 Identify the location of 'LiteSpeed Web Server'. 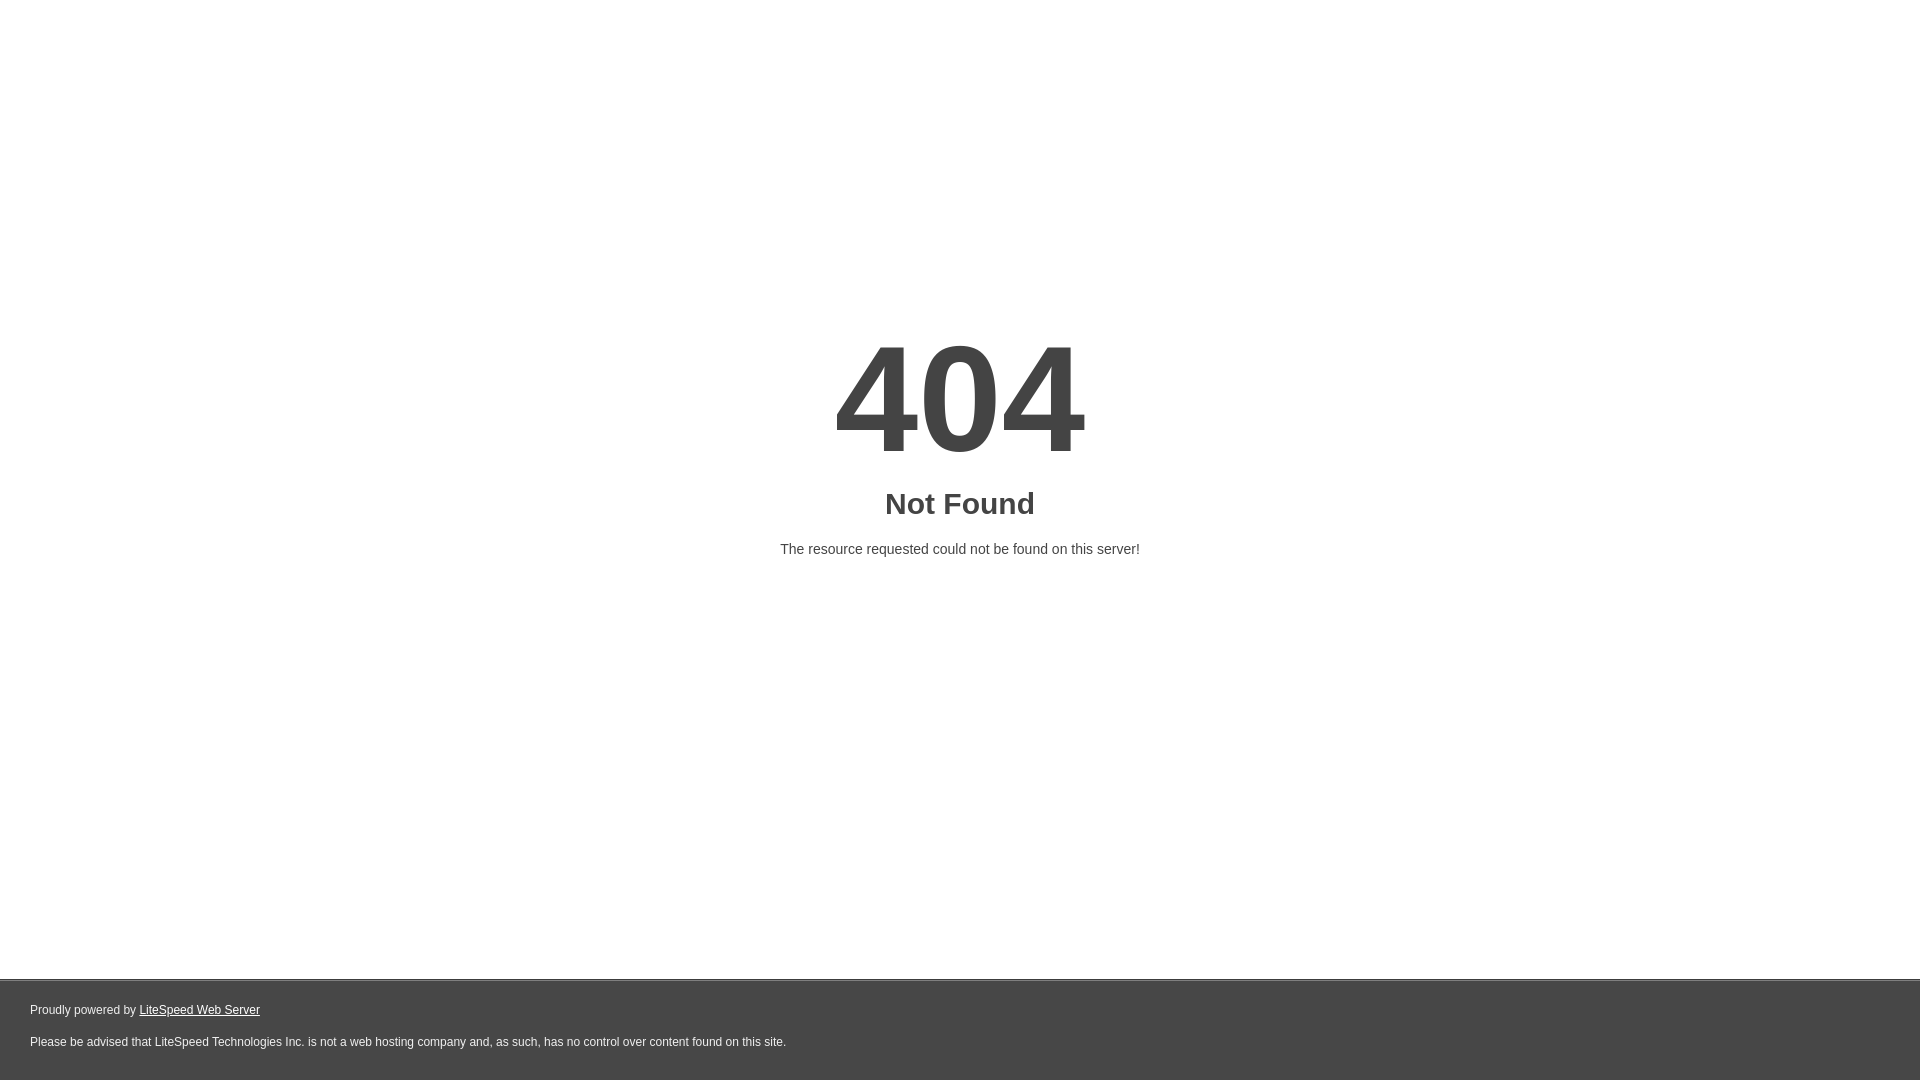
(199, 1010).